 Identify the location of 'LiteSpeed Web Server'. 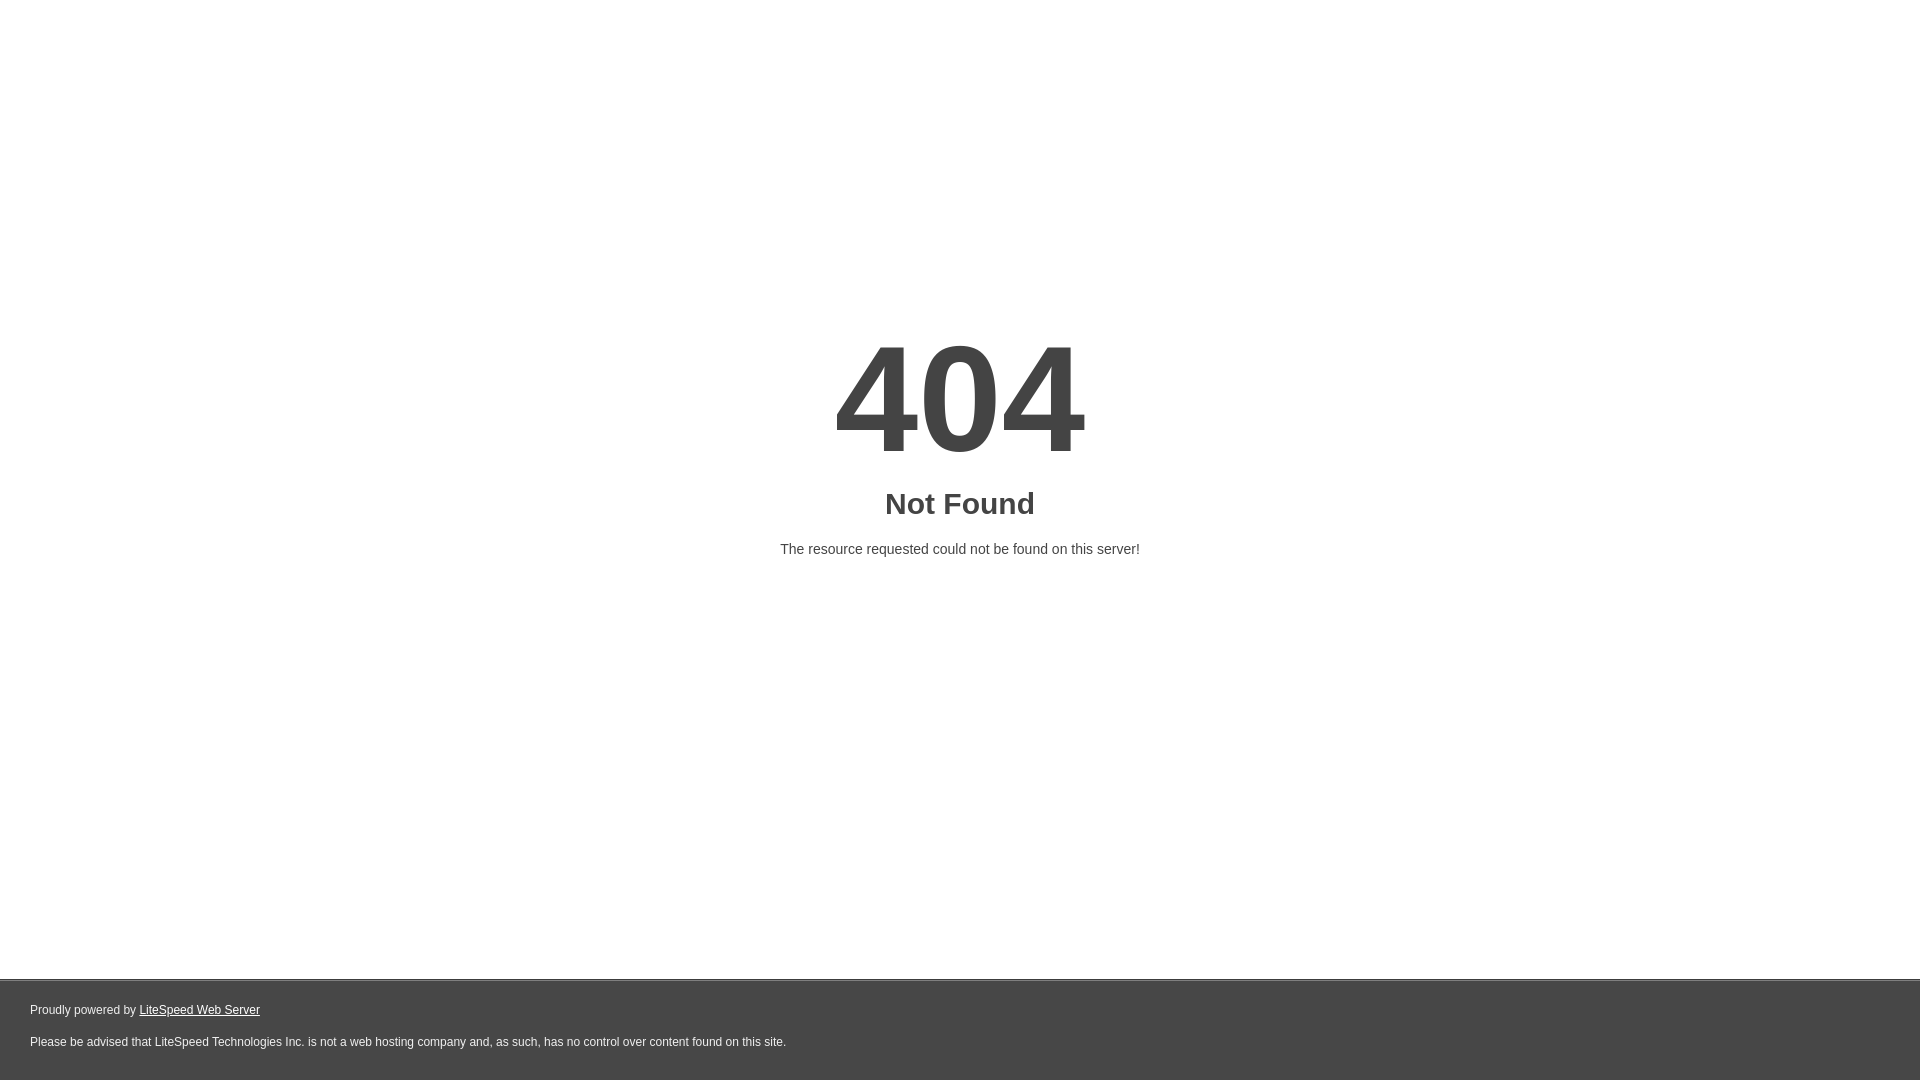
(199, 1010).